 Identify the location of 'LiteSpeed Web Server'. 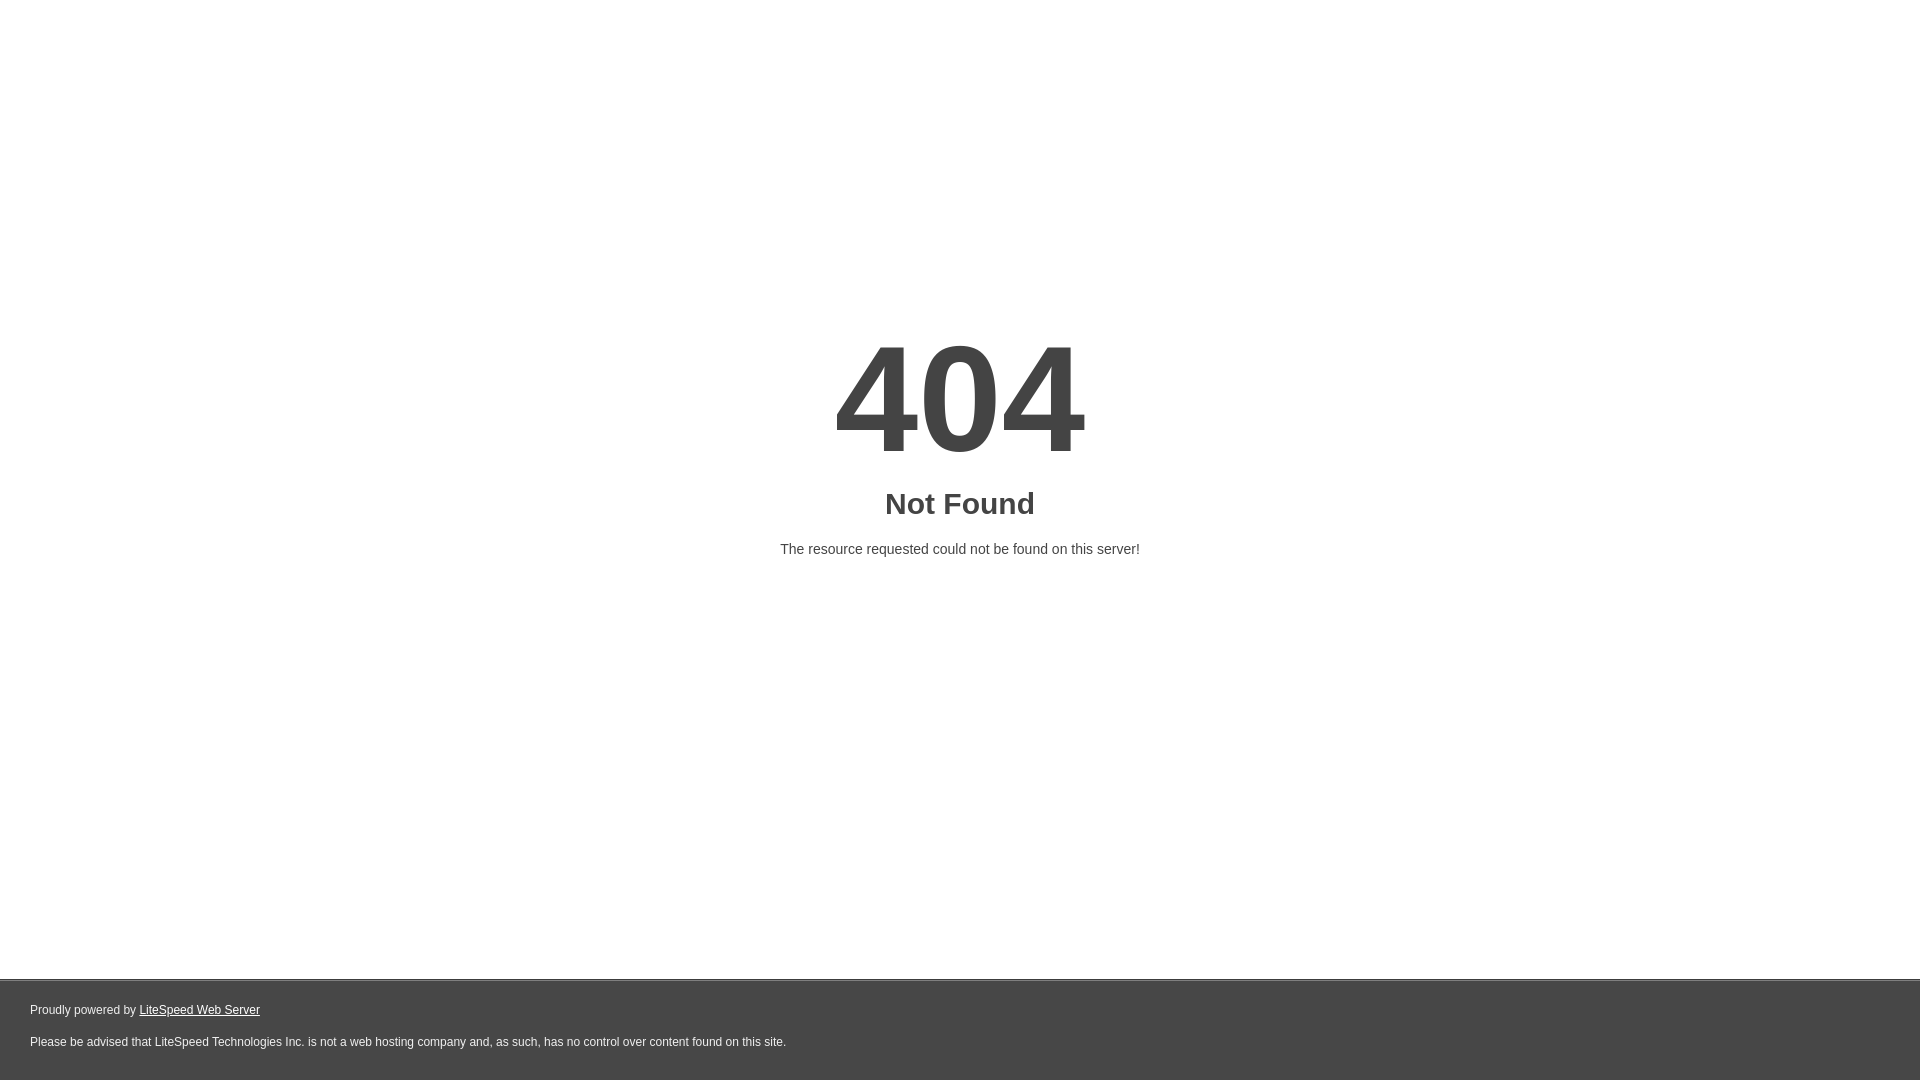
(199, 1010).